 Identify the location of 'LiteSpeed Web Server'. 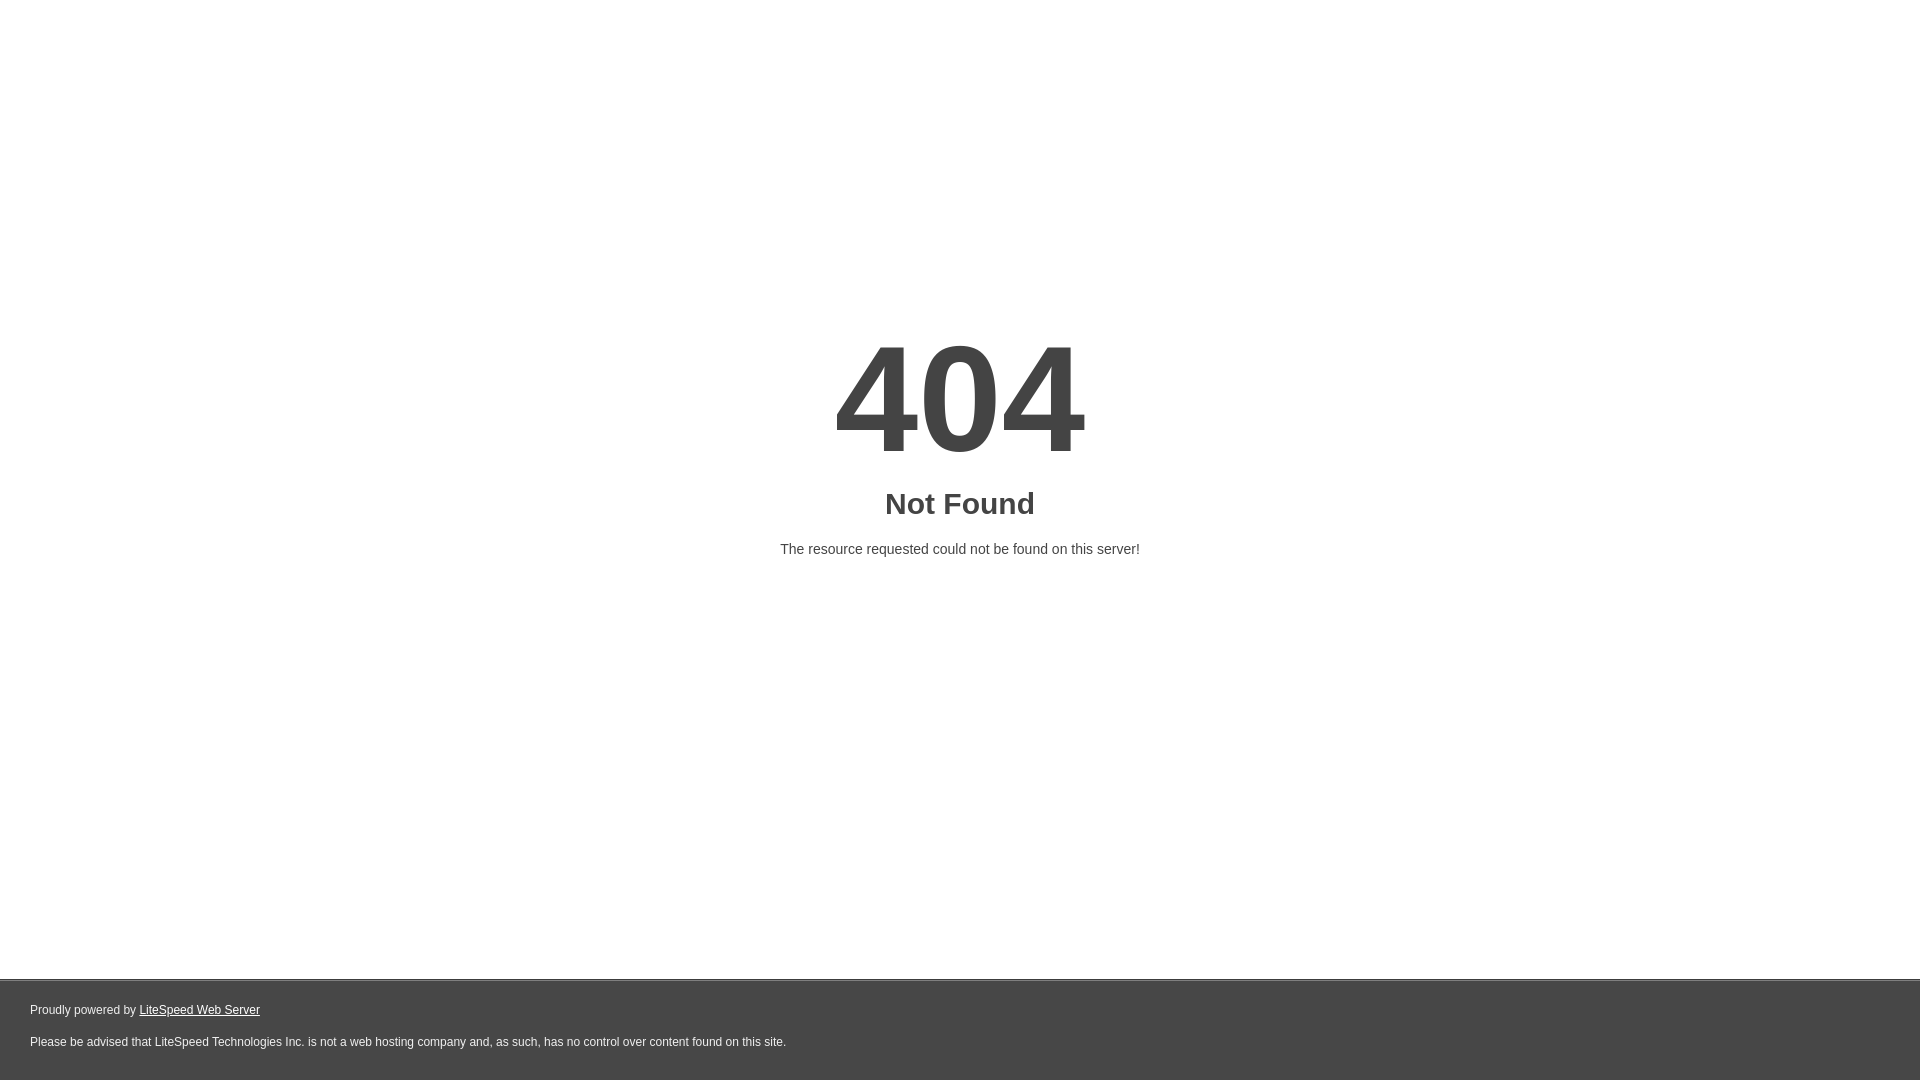
(199, 1010).